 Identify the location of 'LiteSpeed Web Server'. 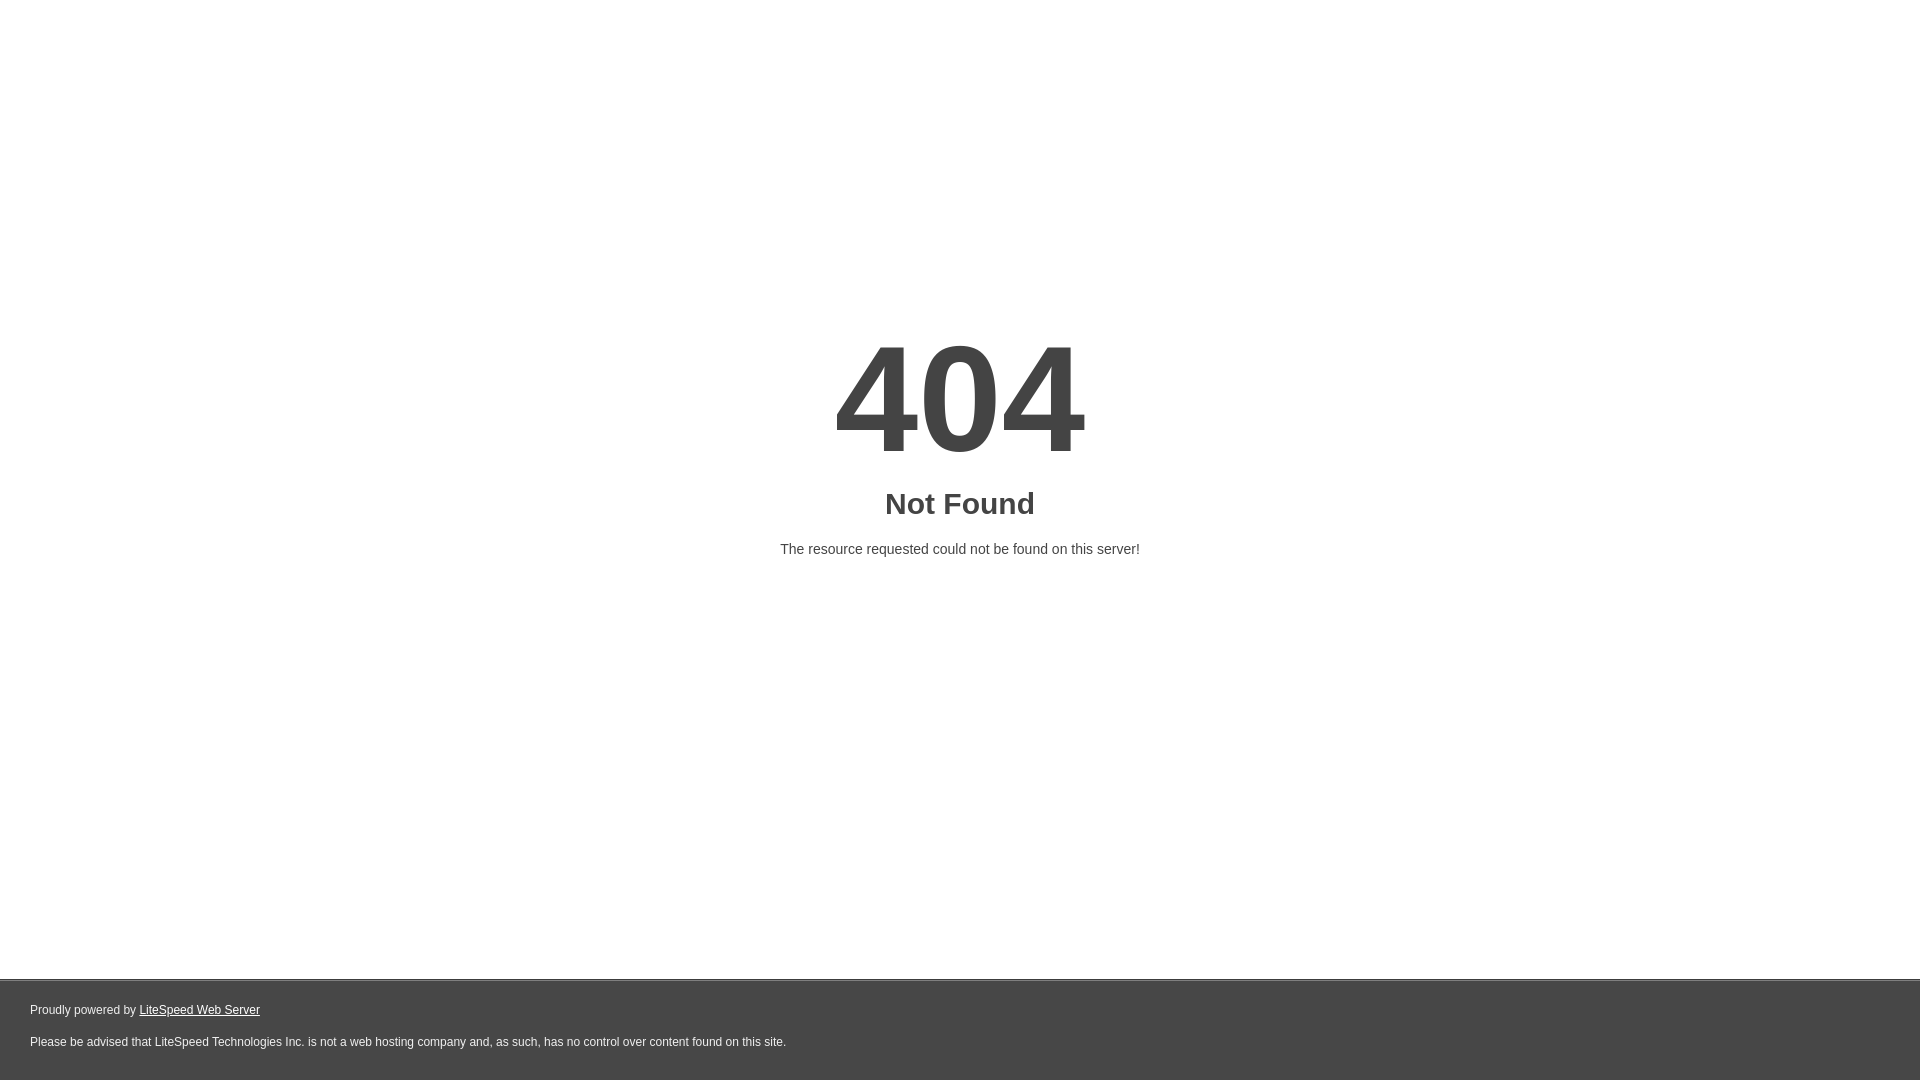
(199, 1010).